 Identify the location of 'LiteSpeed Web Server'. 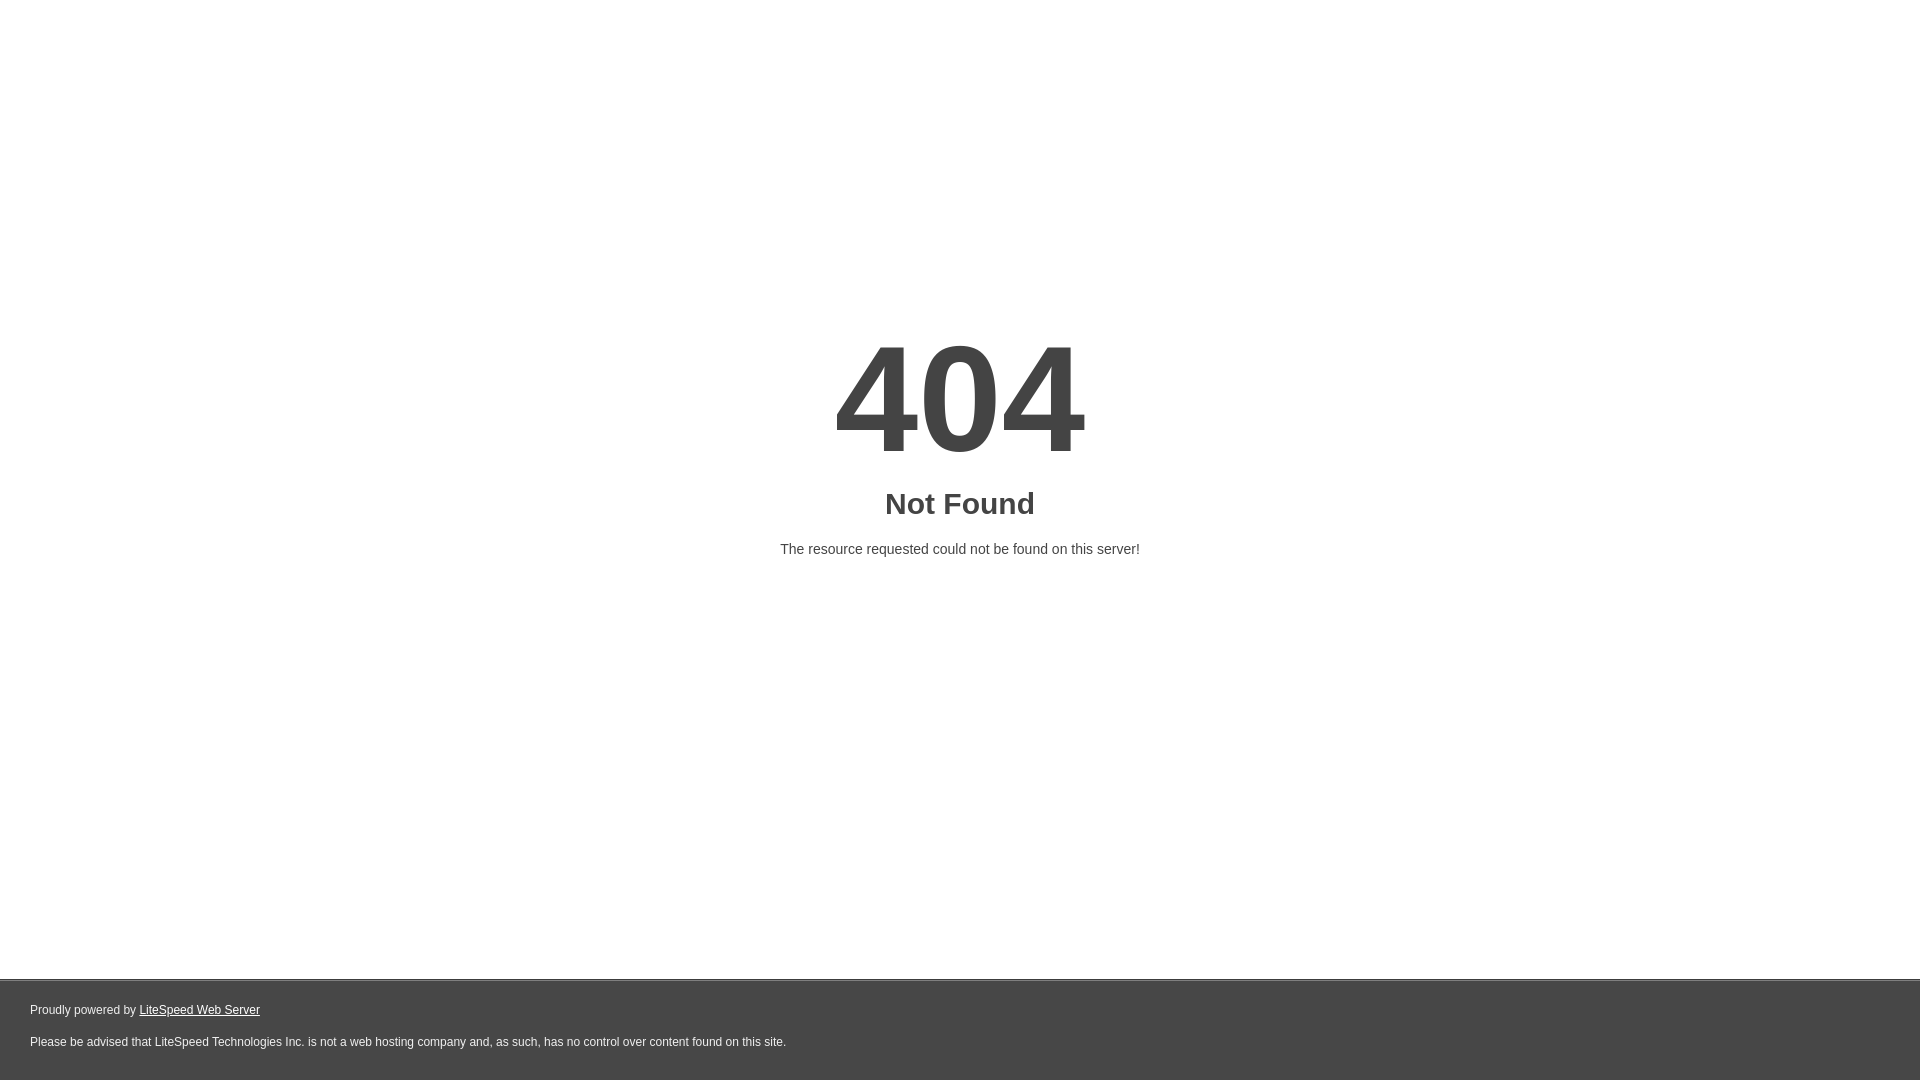
(199, 1010).